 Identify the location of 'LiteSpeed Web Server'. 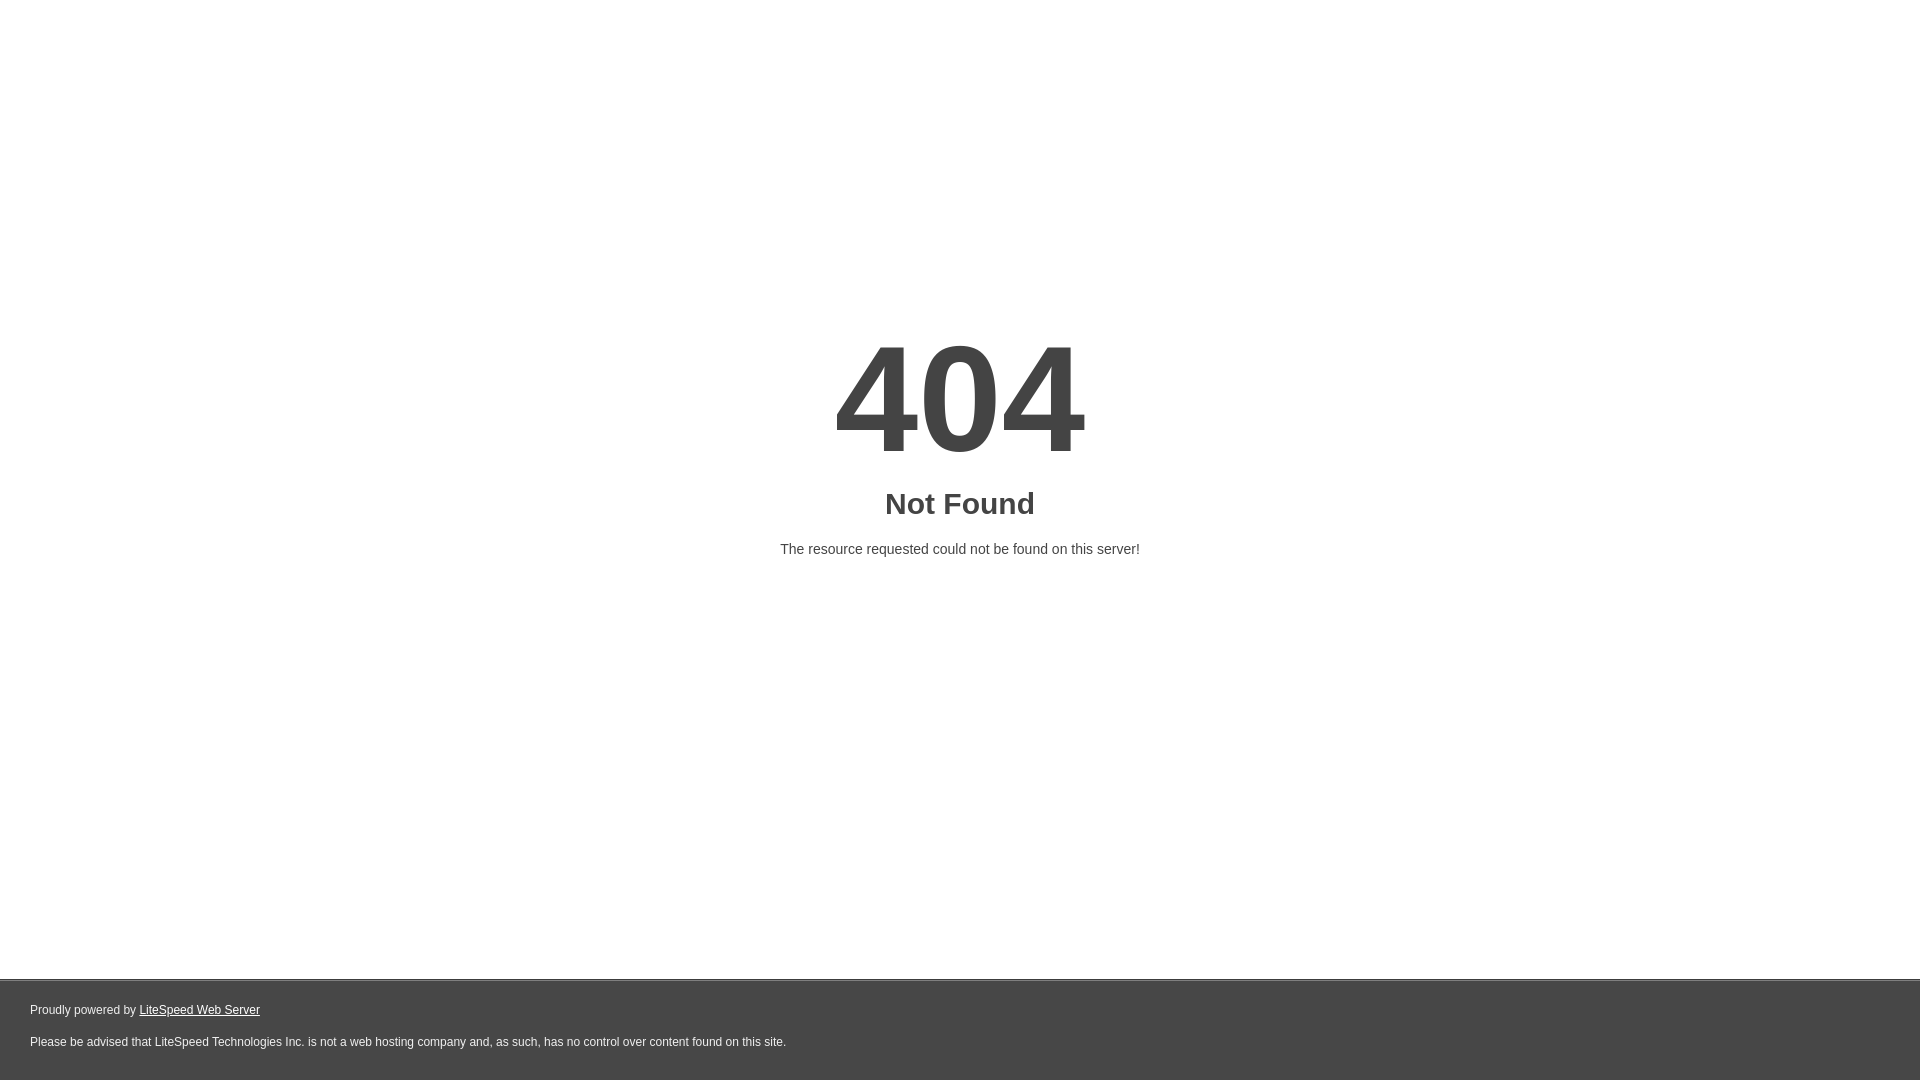
(199, 1010).